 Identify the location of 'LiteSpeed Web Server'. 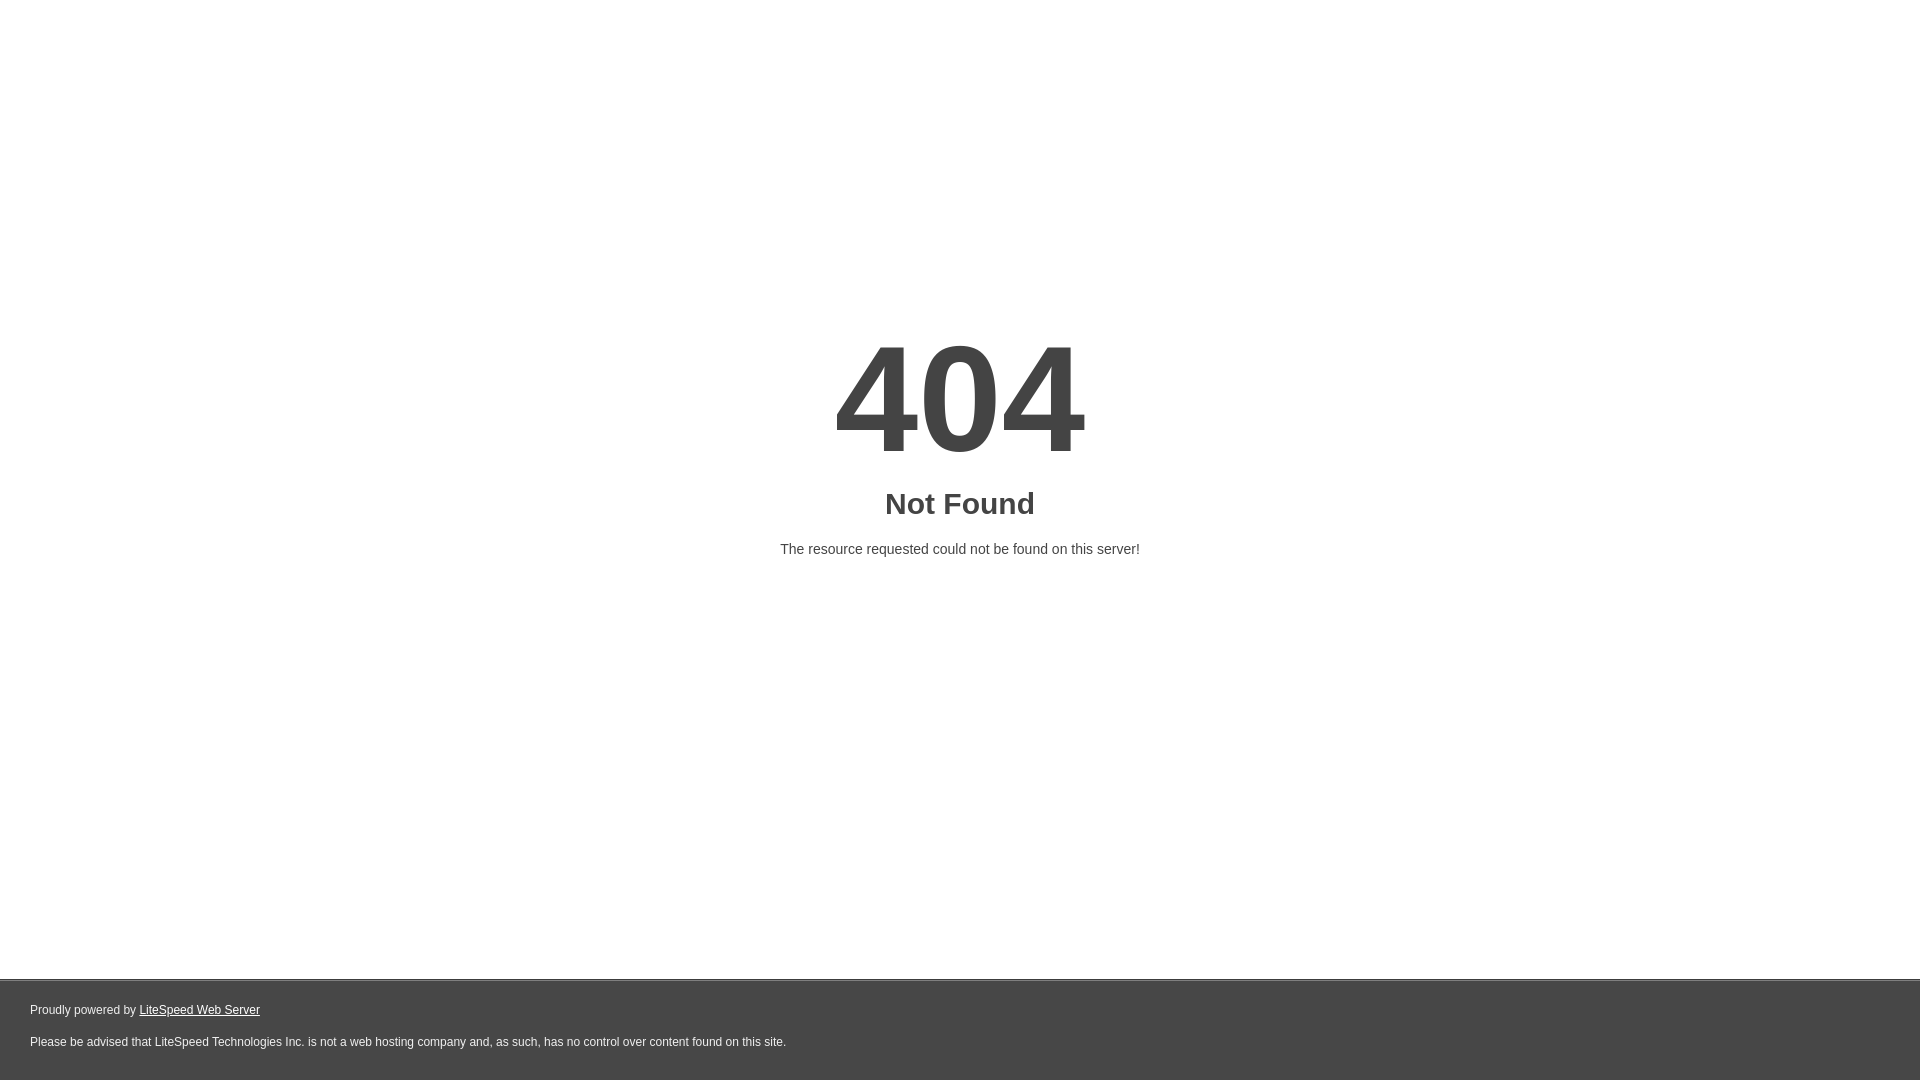
(199, 1010).